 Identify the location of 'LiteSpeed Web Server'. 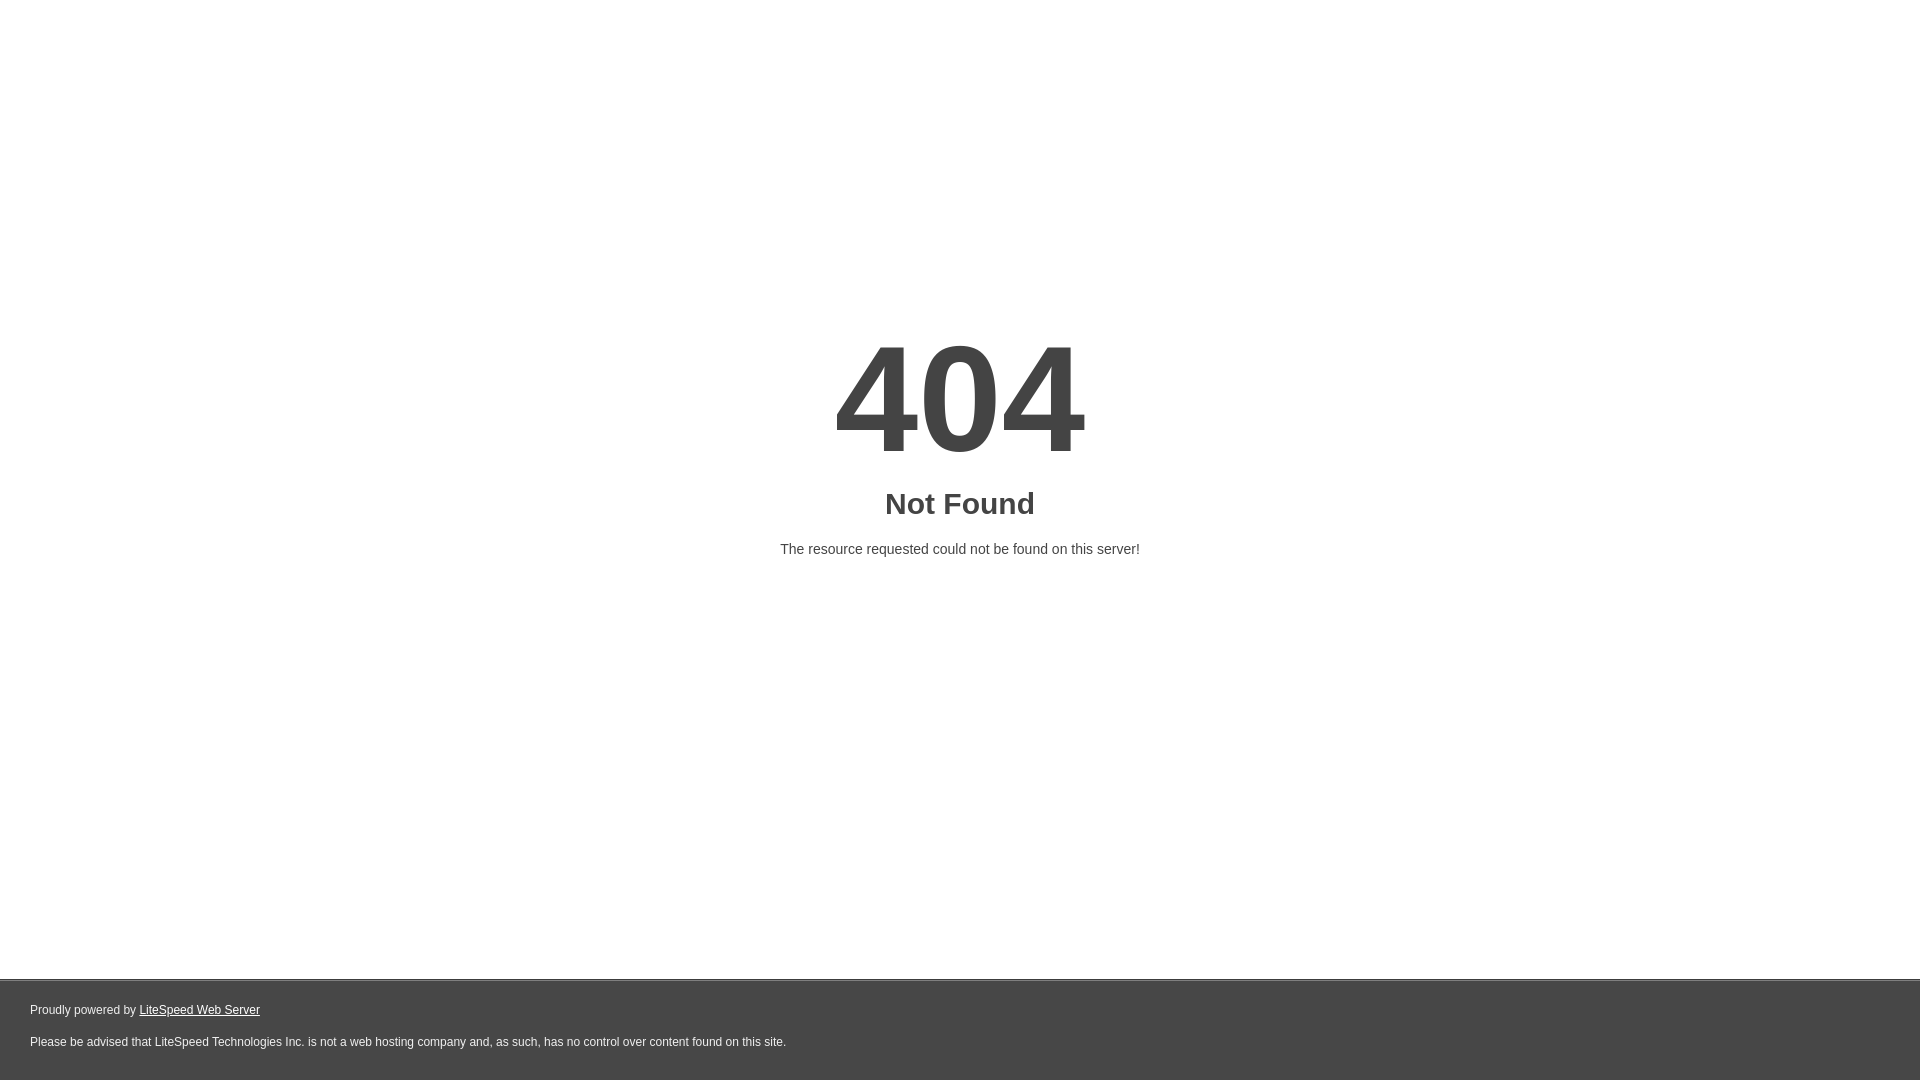
(199, 1010).